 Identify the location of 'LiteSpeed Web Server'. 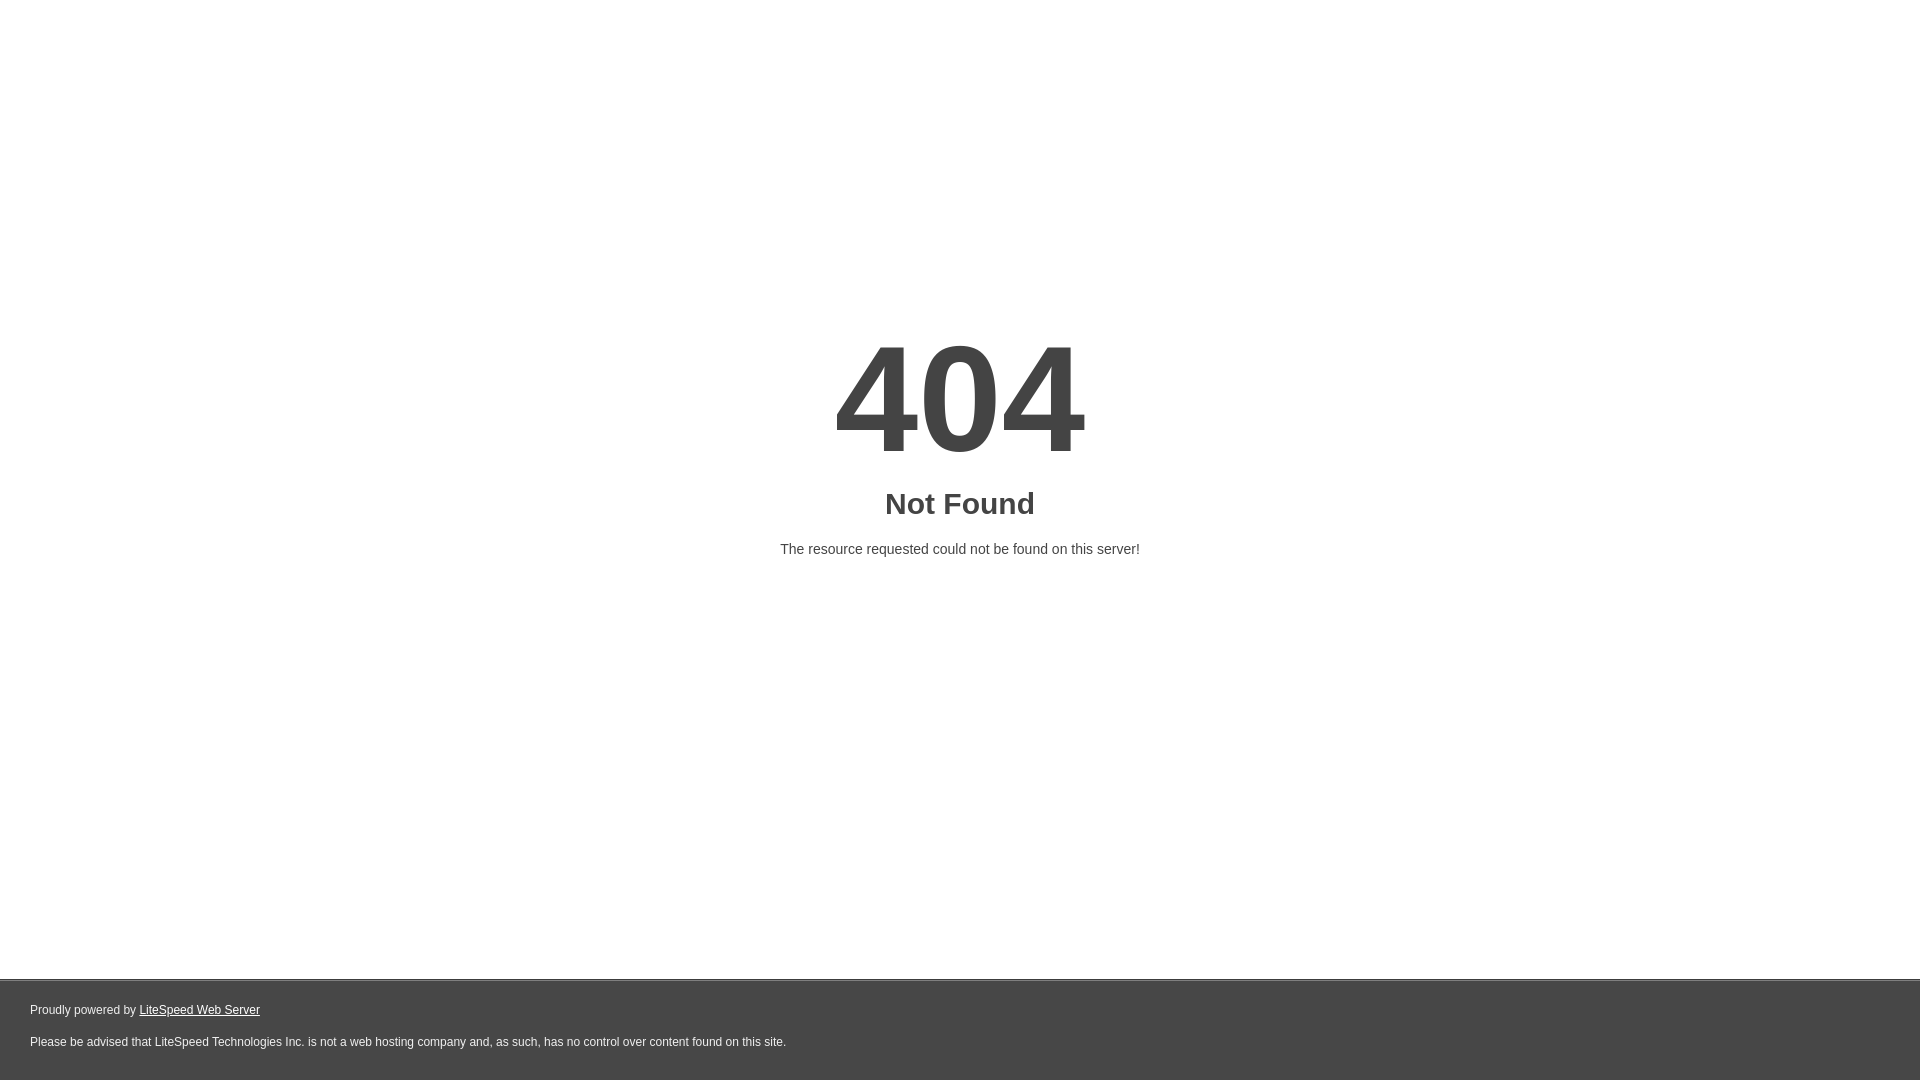
(199, 1010).